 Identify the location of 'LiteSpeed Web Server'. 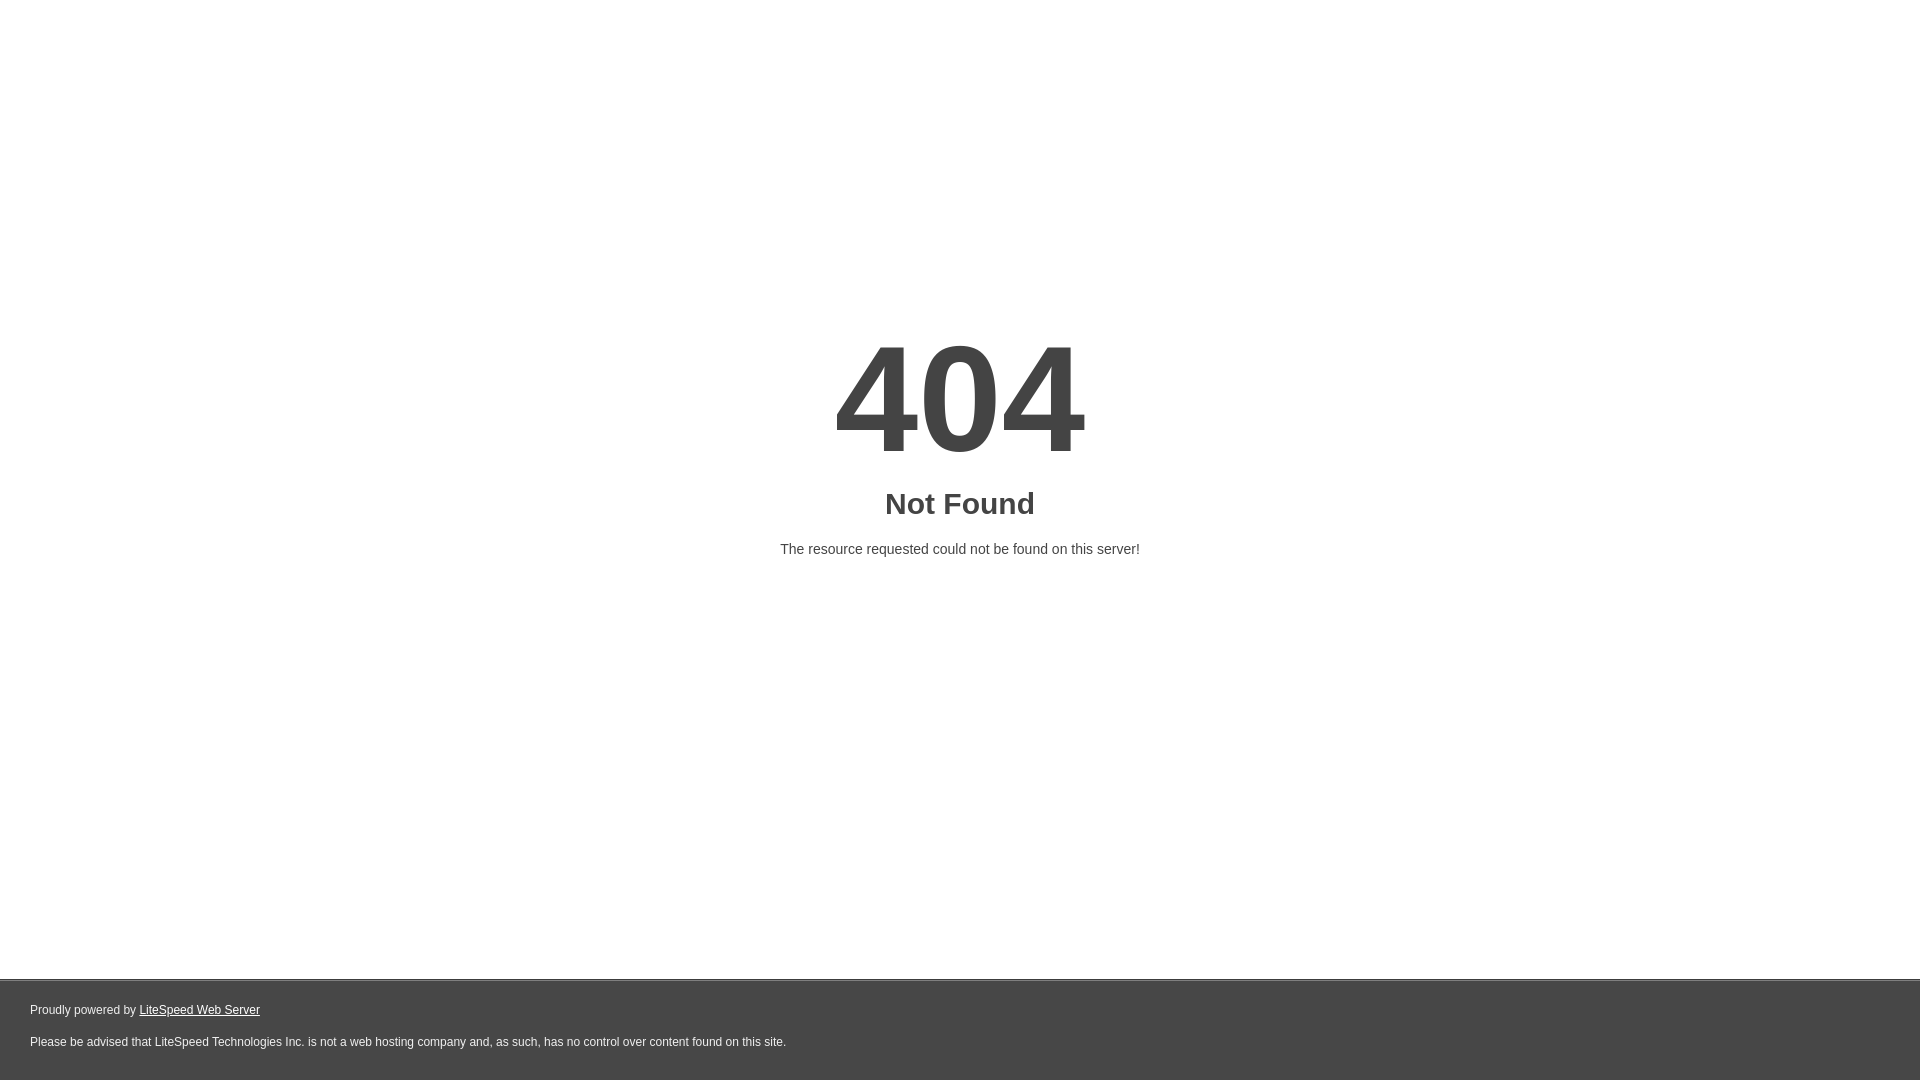
(199, 1010).